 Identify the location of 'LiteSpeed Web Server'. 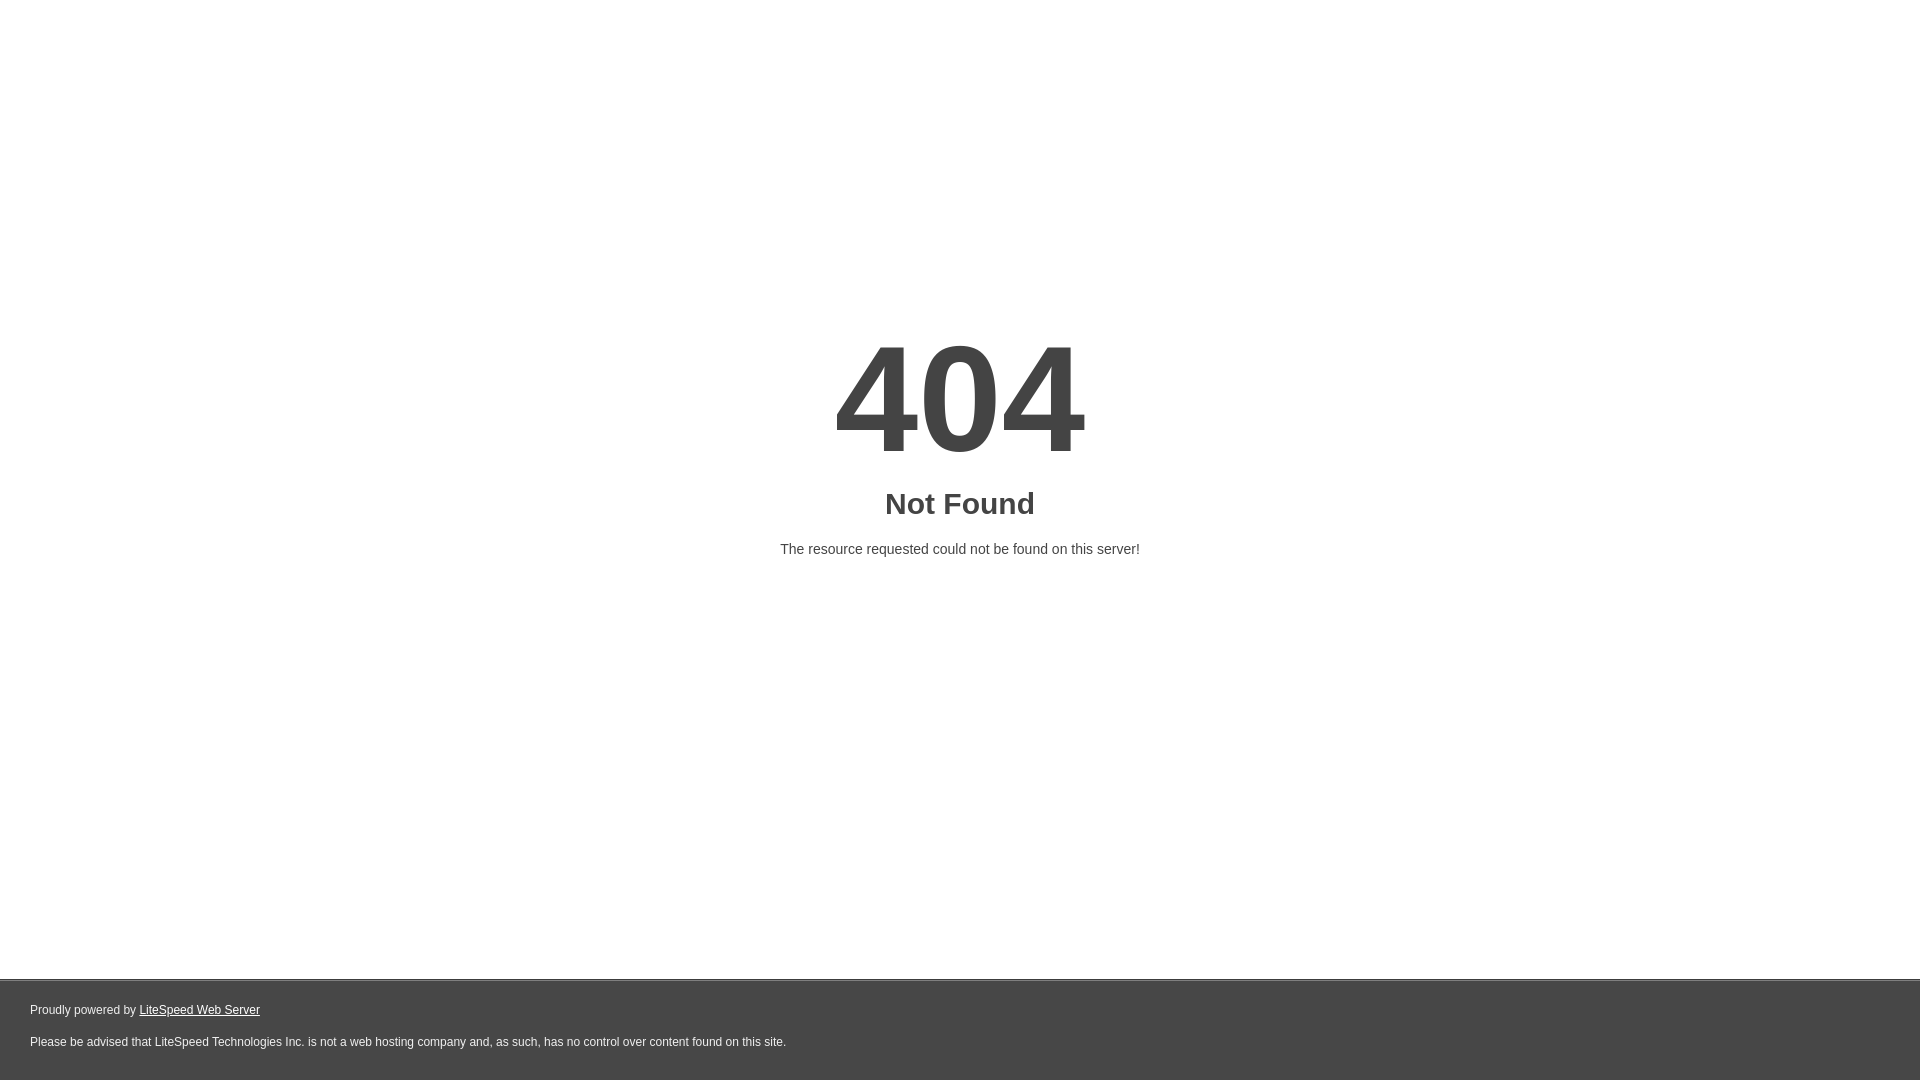
(199, 1010).